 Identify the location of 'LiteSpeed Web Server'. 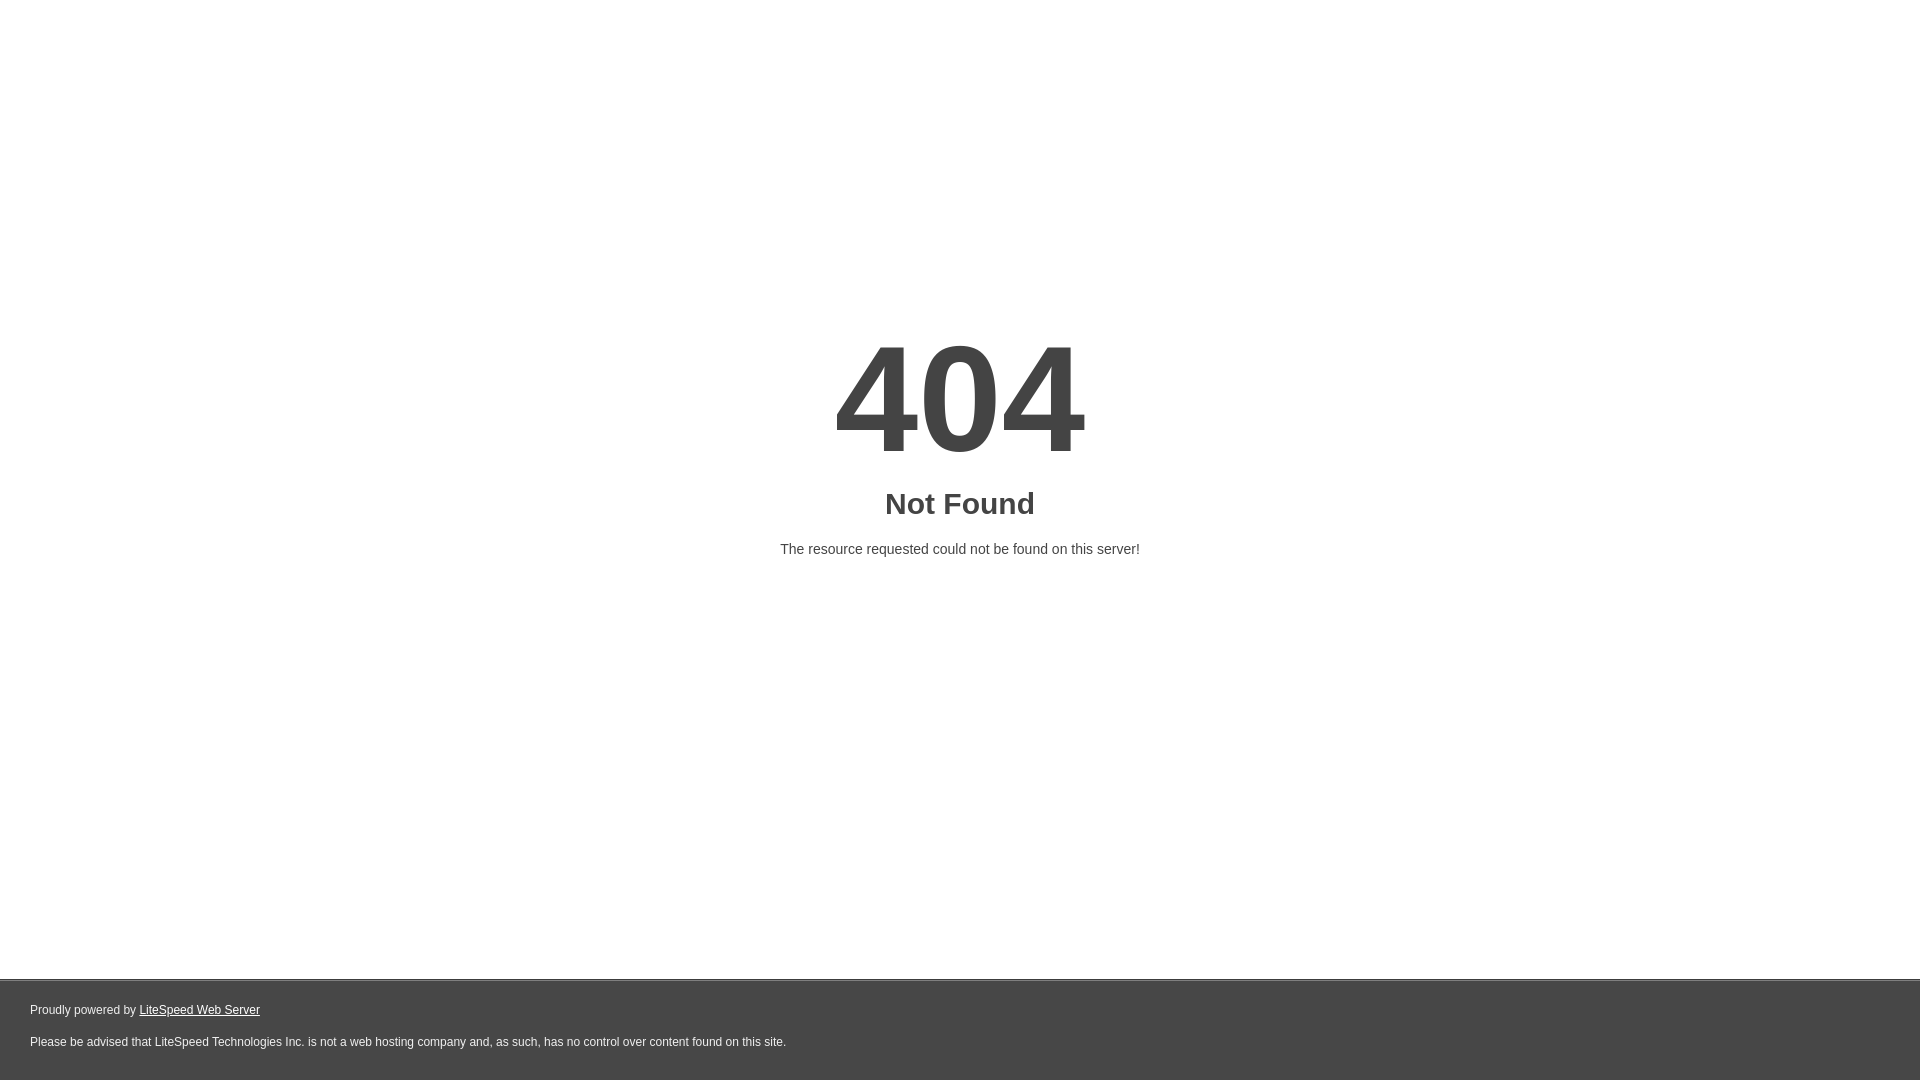
(199, 1010).